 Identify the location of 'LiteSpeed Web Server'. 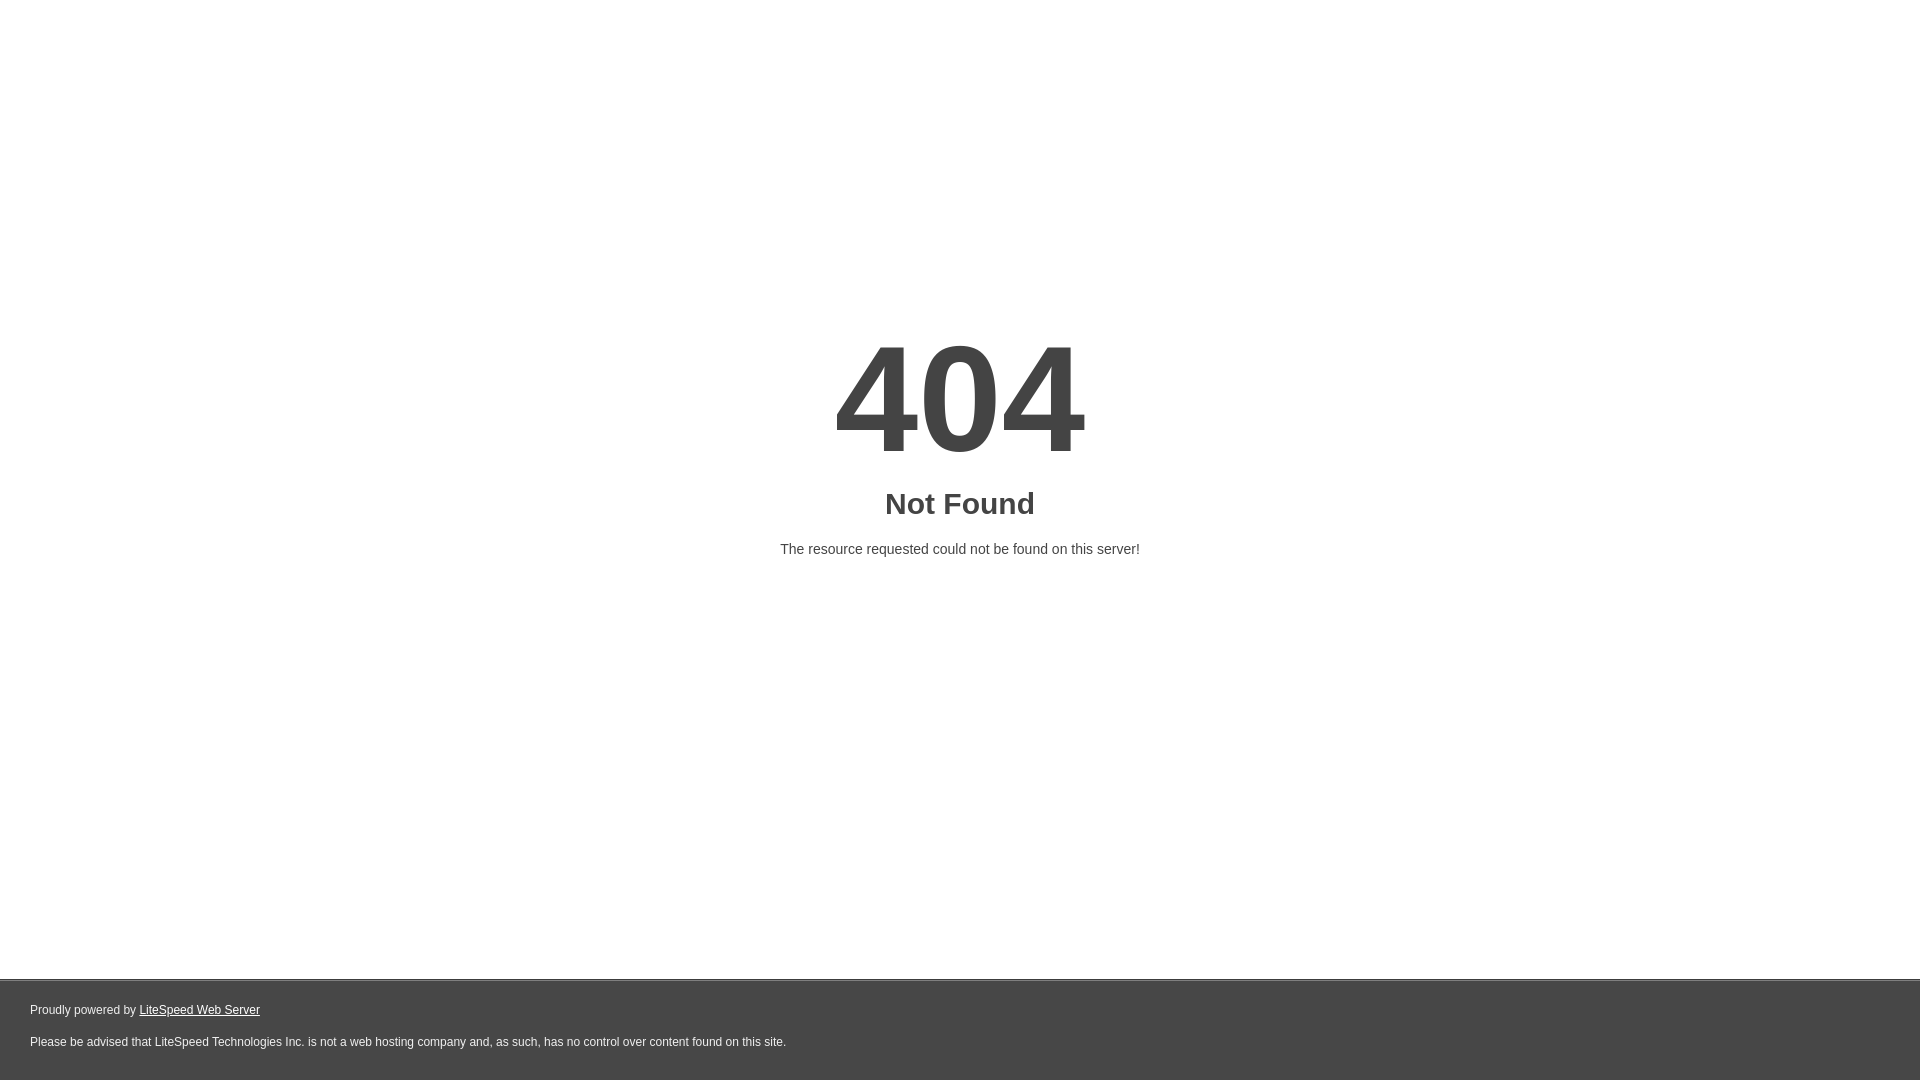
(199, 1010).